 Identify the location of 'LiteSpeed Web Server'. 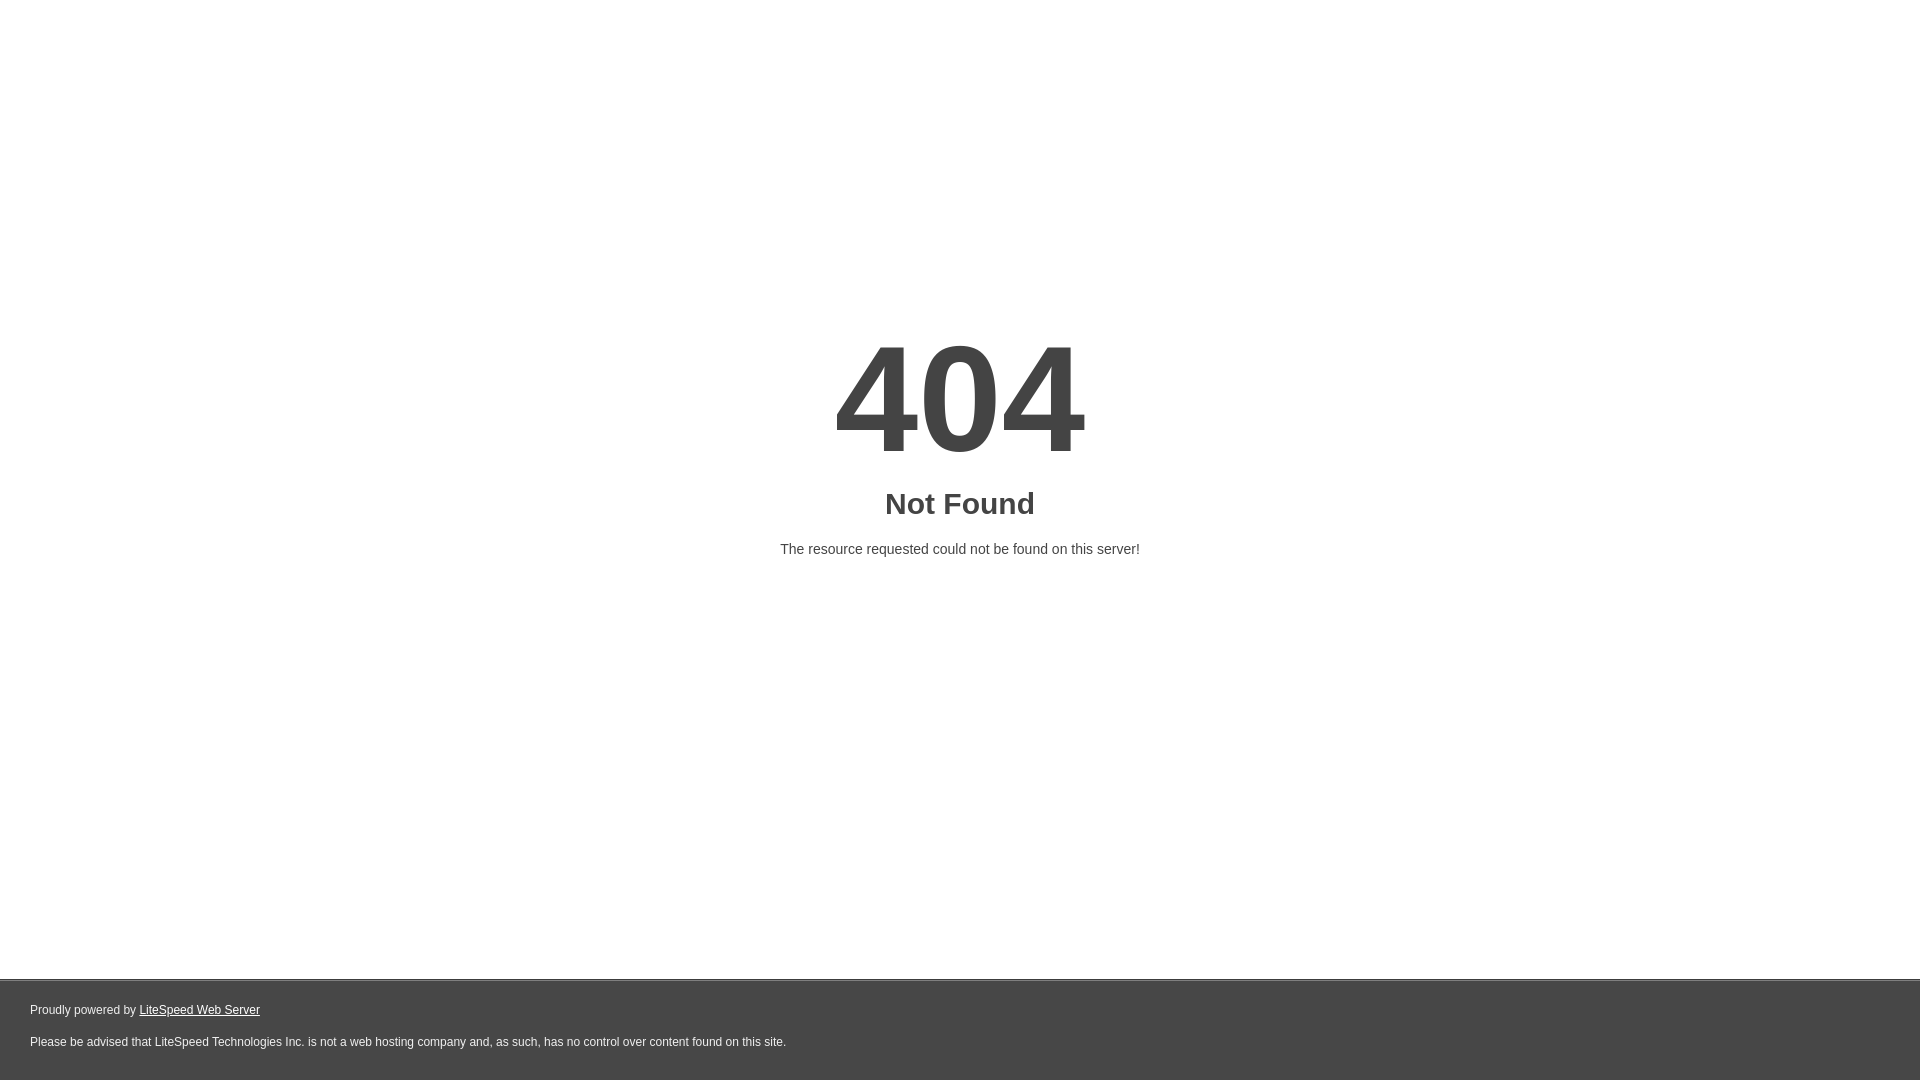
(199, 1010).